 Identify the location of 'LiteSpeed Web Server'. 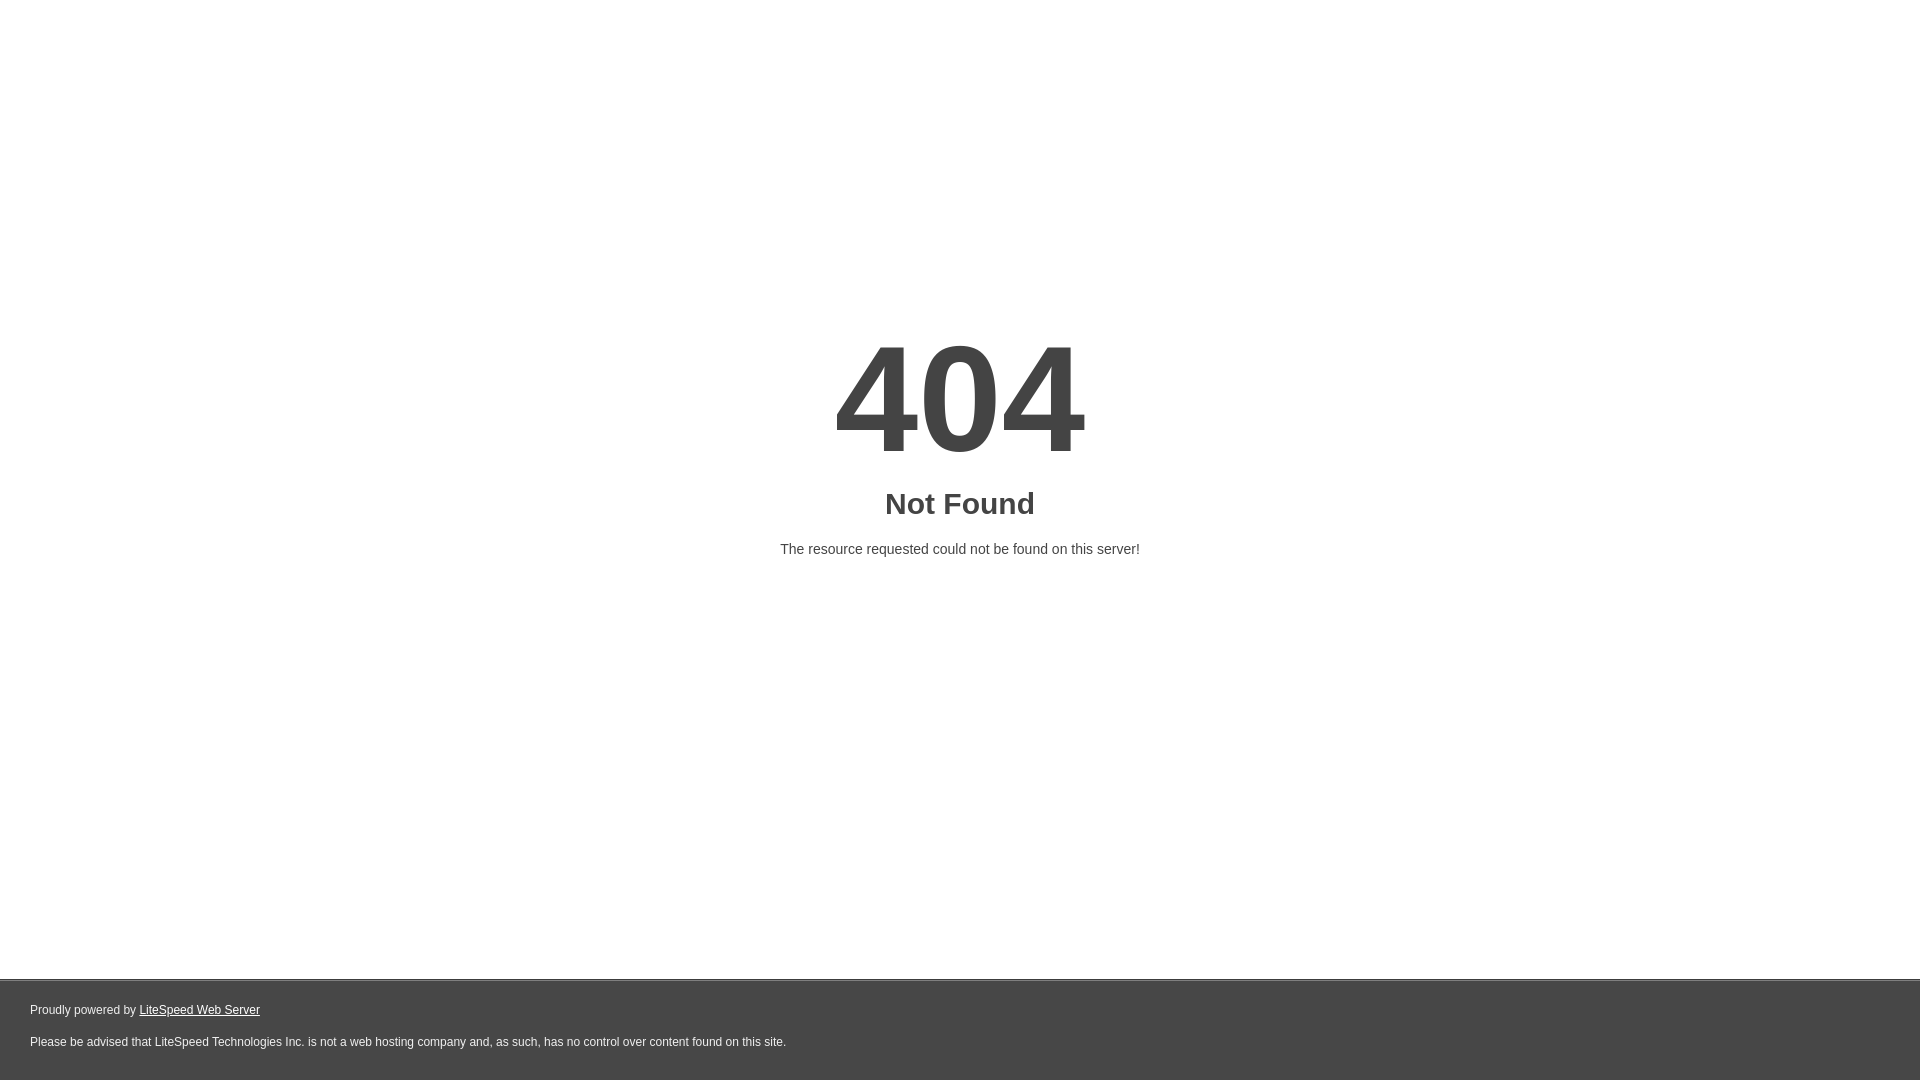
(199, 1010).